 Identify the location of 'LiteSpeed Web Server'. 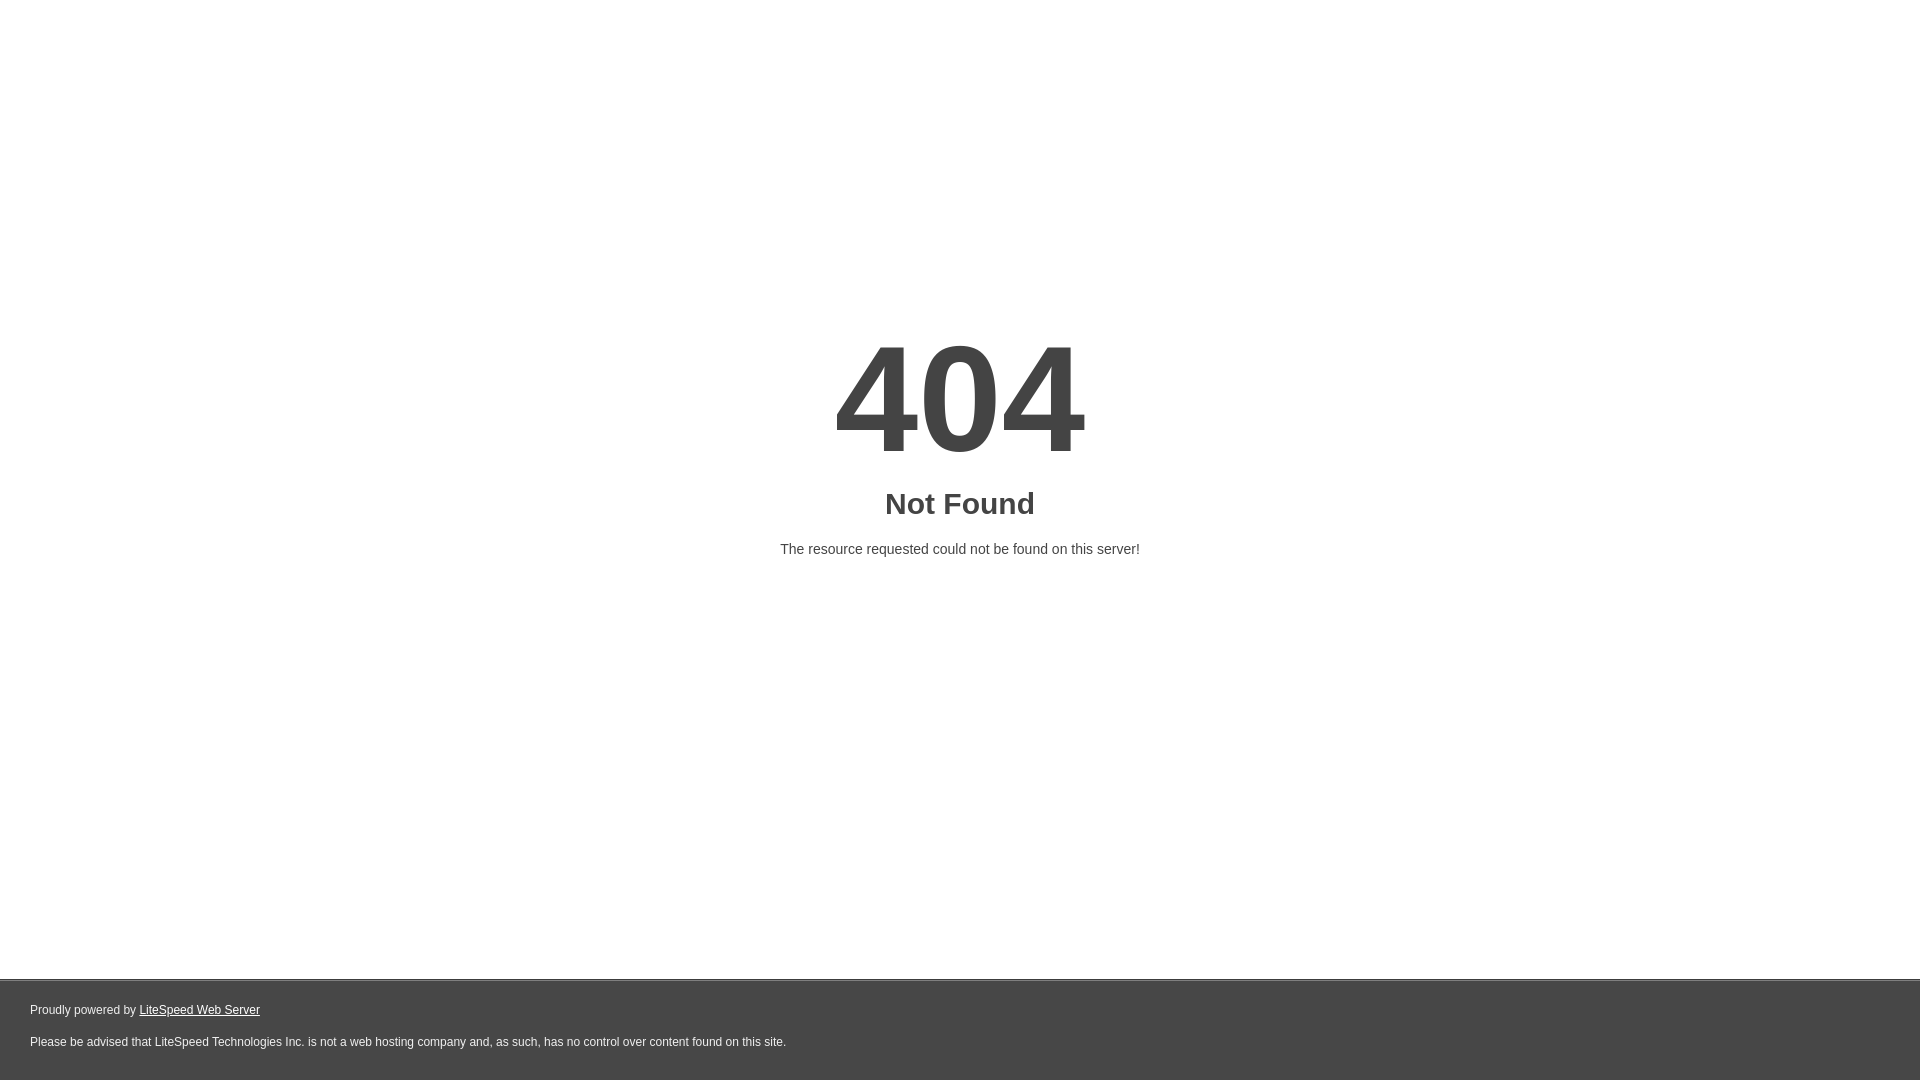
(199, 1010).